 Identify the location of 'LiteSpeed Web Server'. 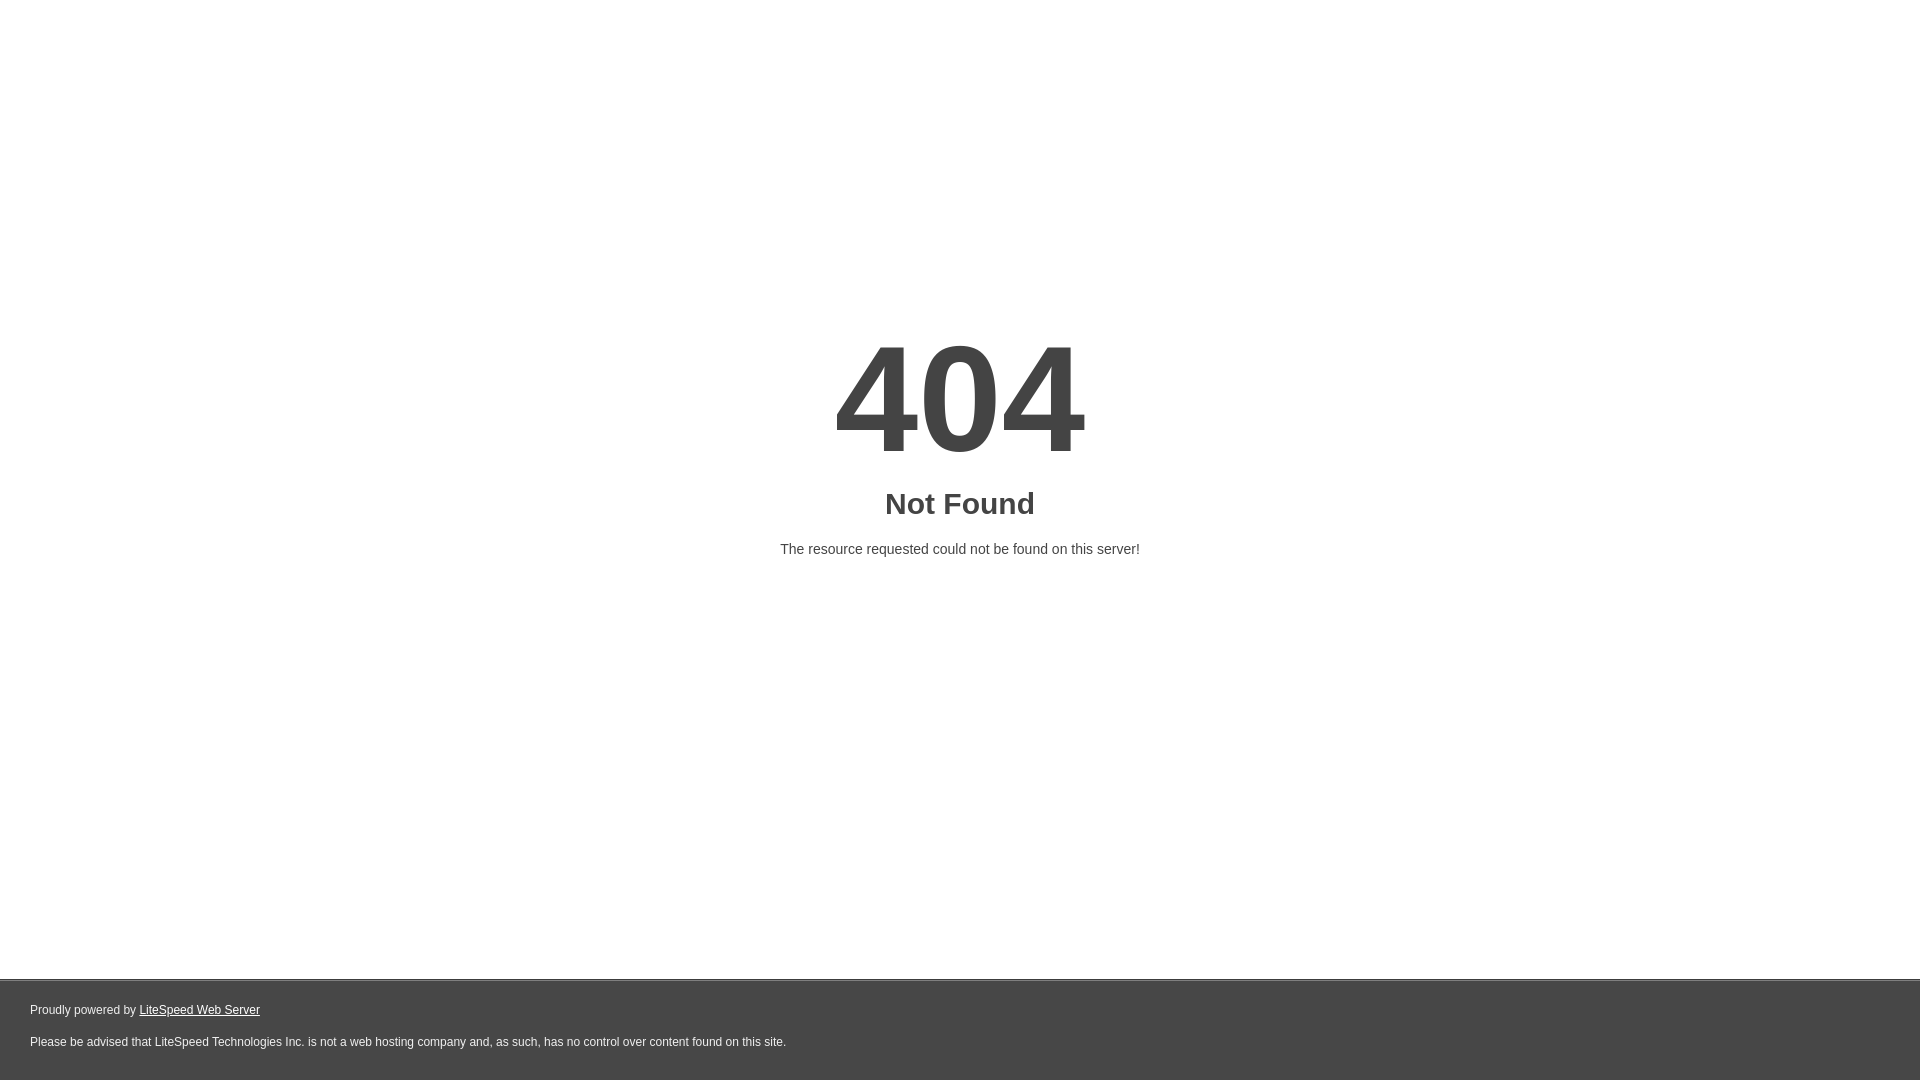
(199, 1010).